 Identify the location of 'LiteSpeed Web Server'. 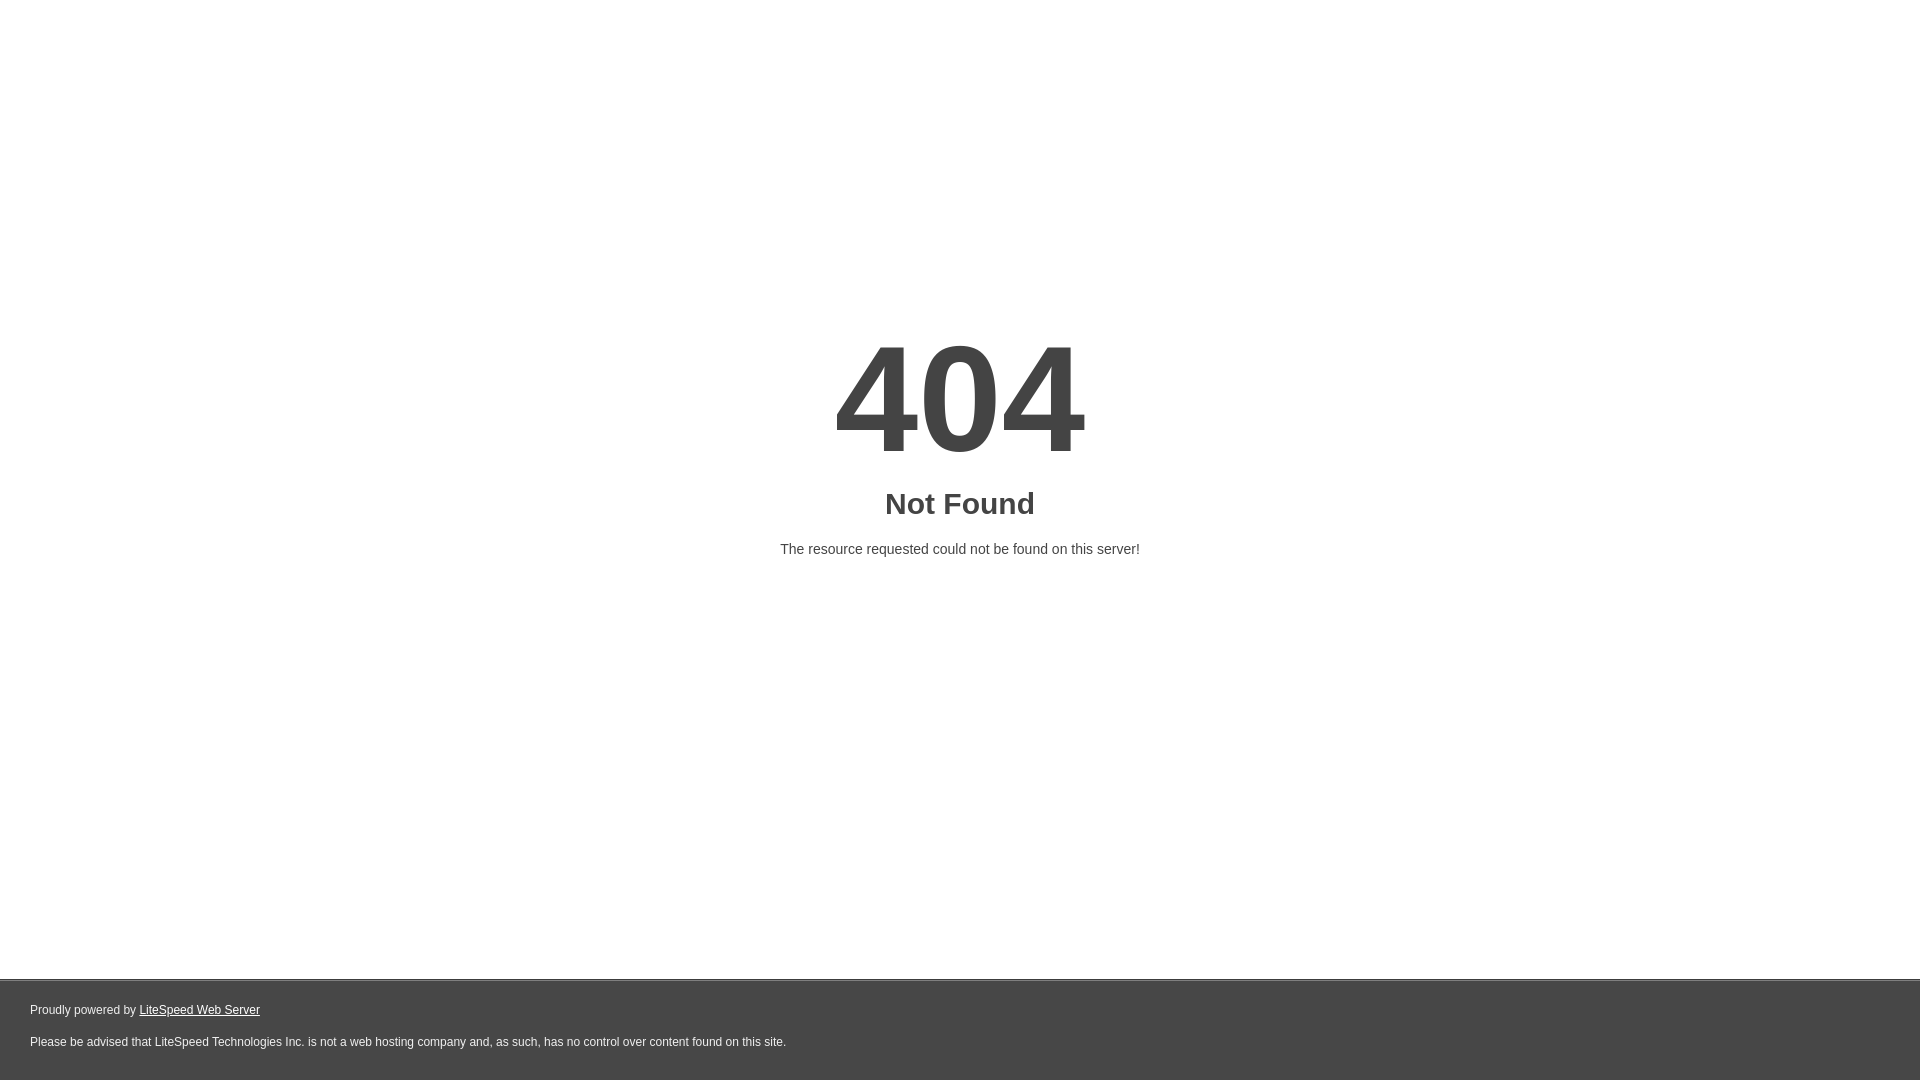
(199, 1010).